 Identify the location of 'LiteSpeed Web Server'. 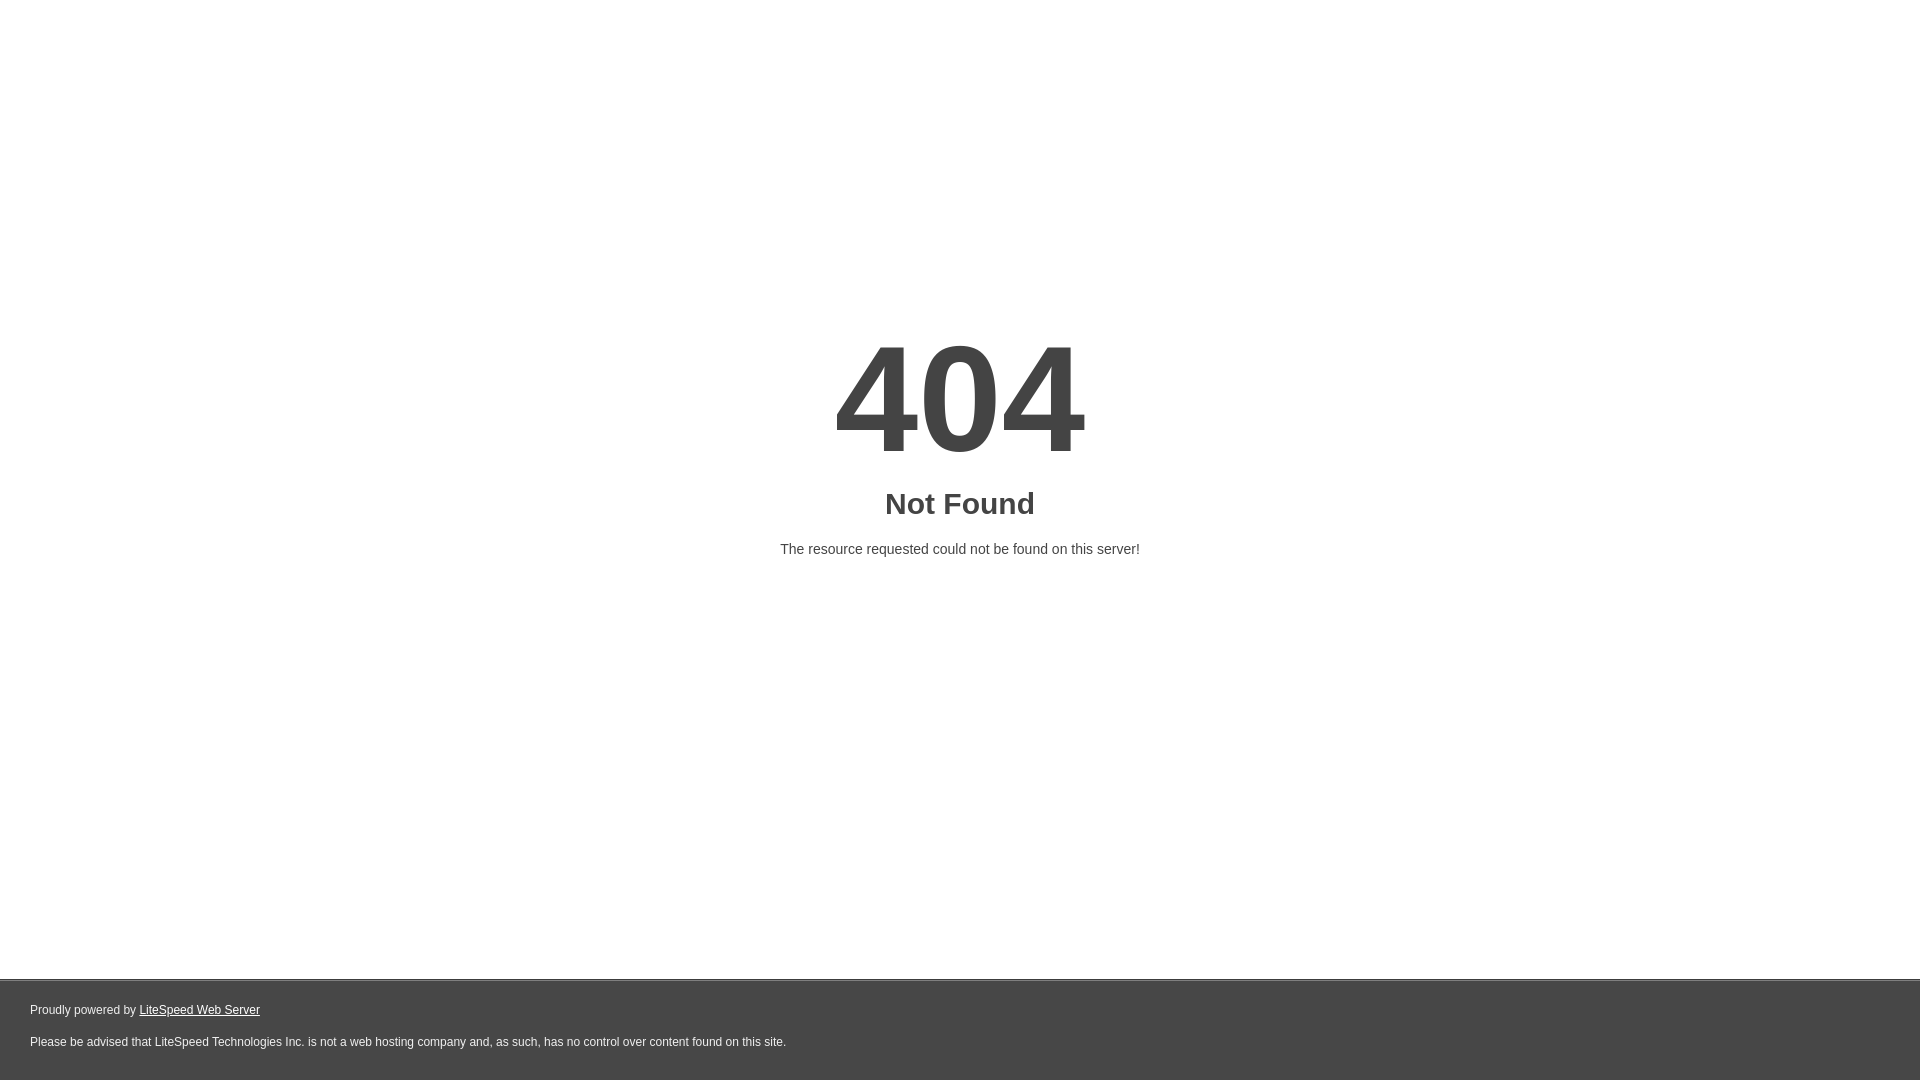
(199, 1010).